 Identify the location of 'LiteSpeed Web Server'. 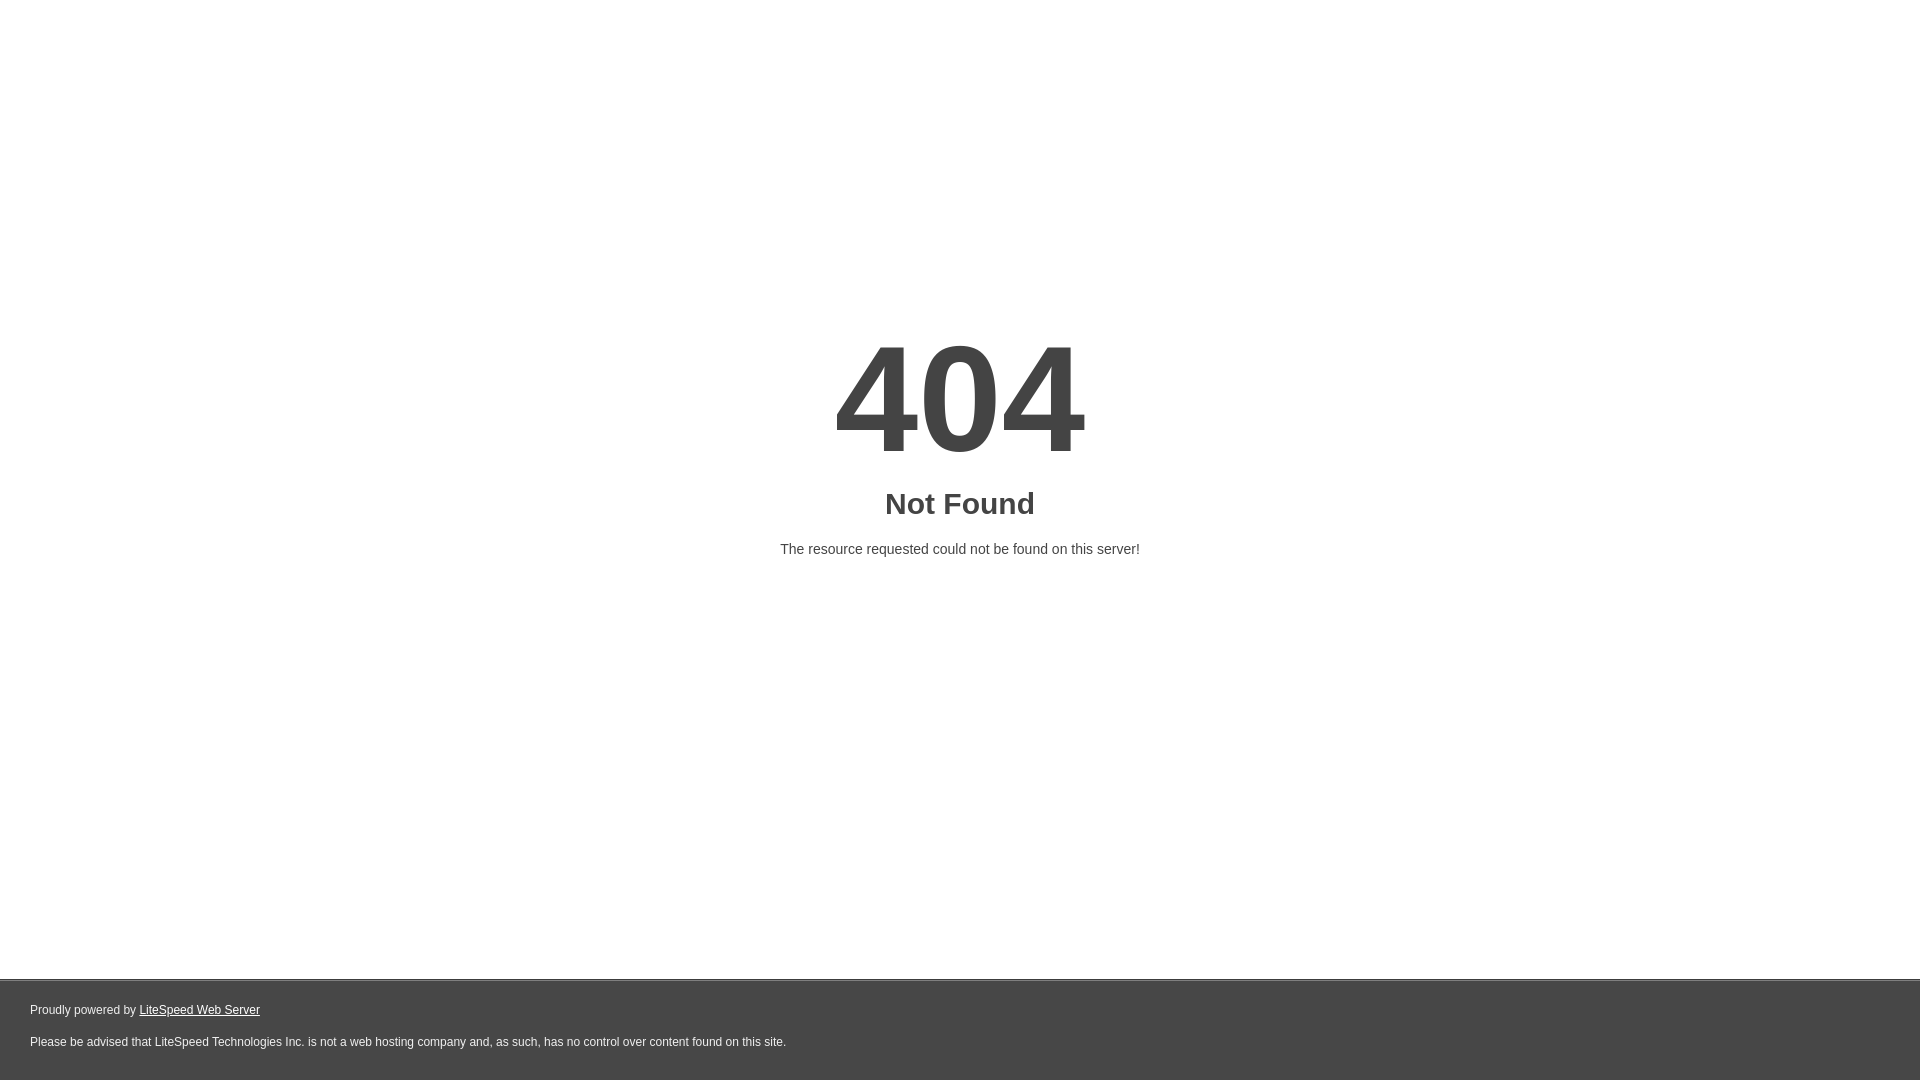
(199, 1010).